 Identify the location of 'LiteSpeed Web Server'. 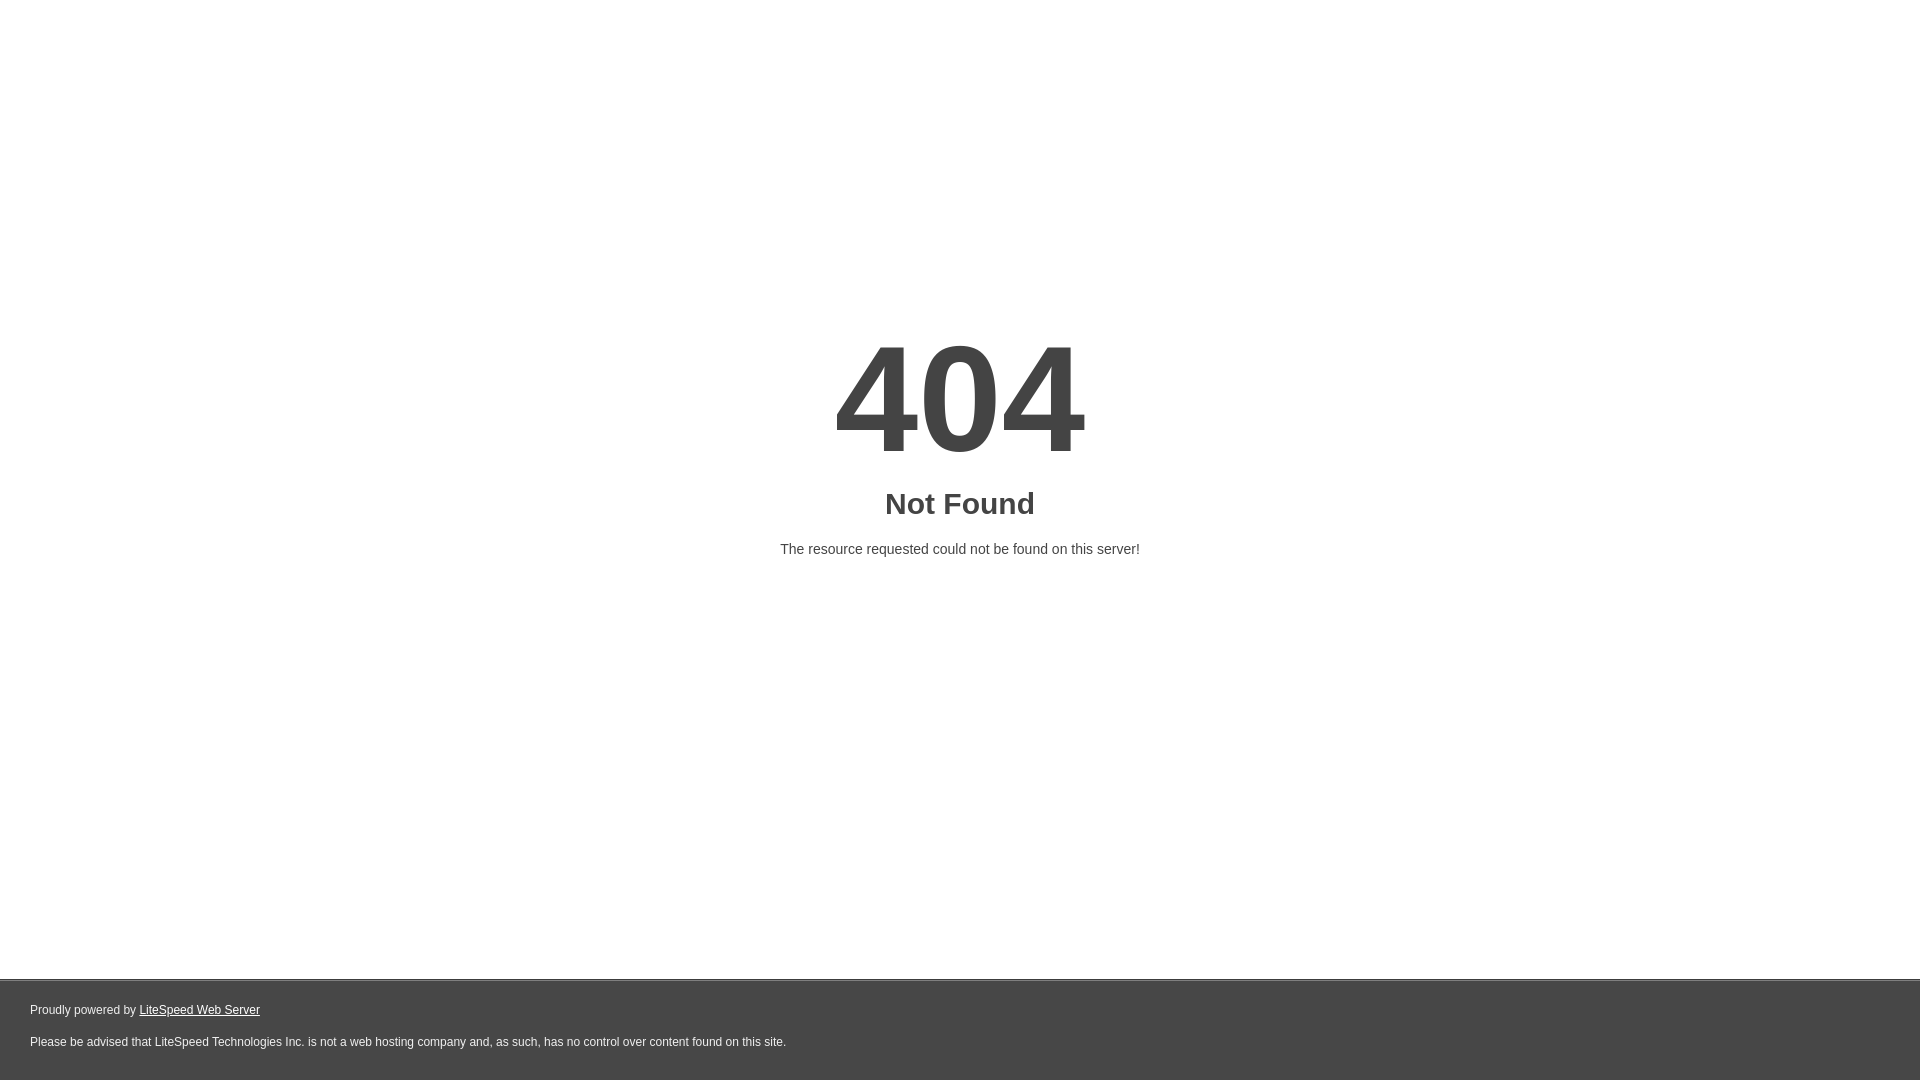
(199, 1010).